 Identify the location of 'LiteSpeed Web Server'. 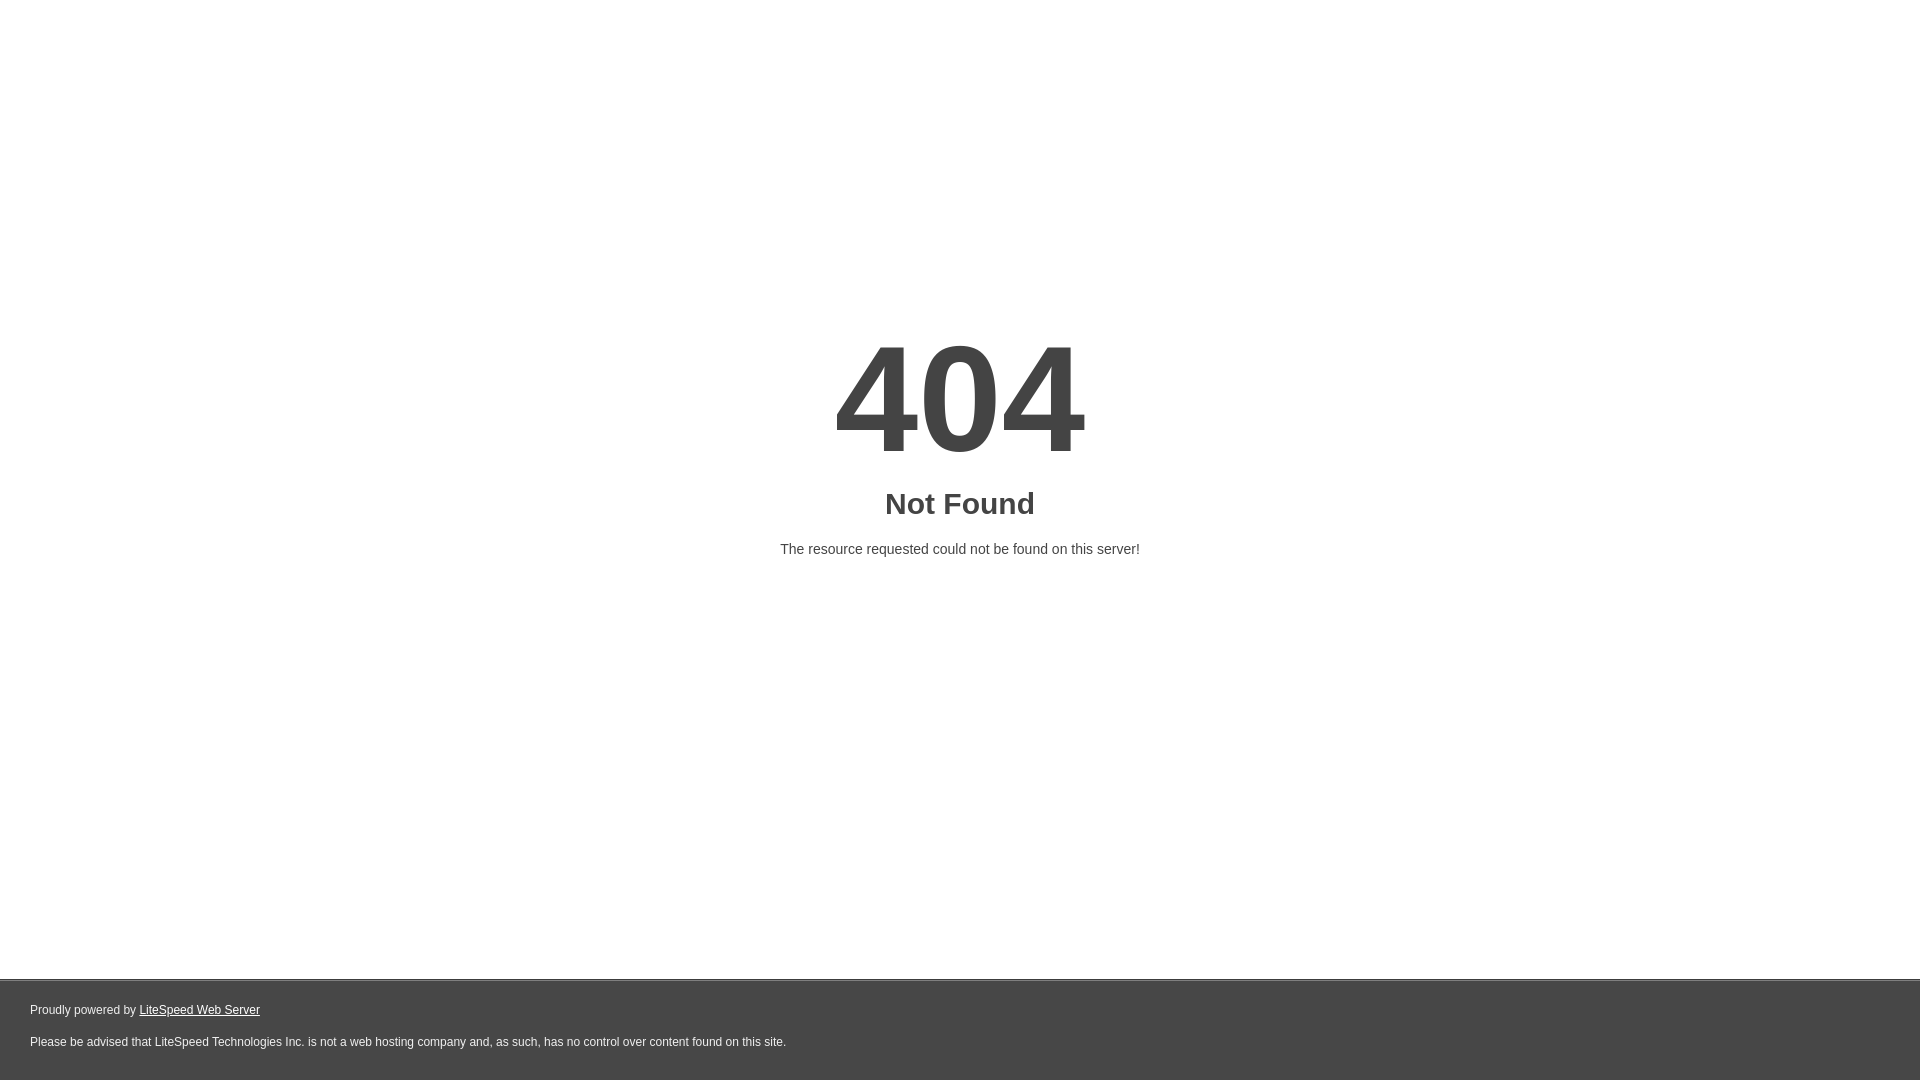
(199, 1010).